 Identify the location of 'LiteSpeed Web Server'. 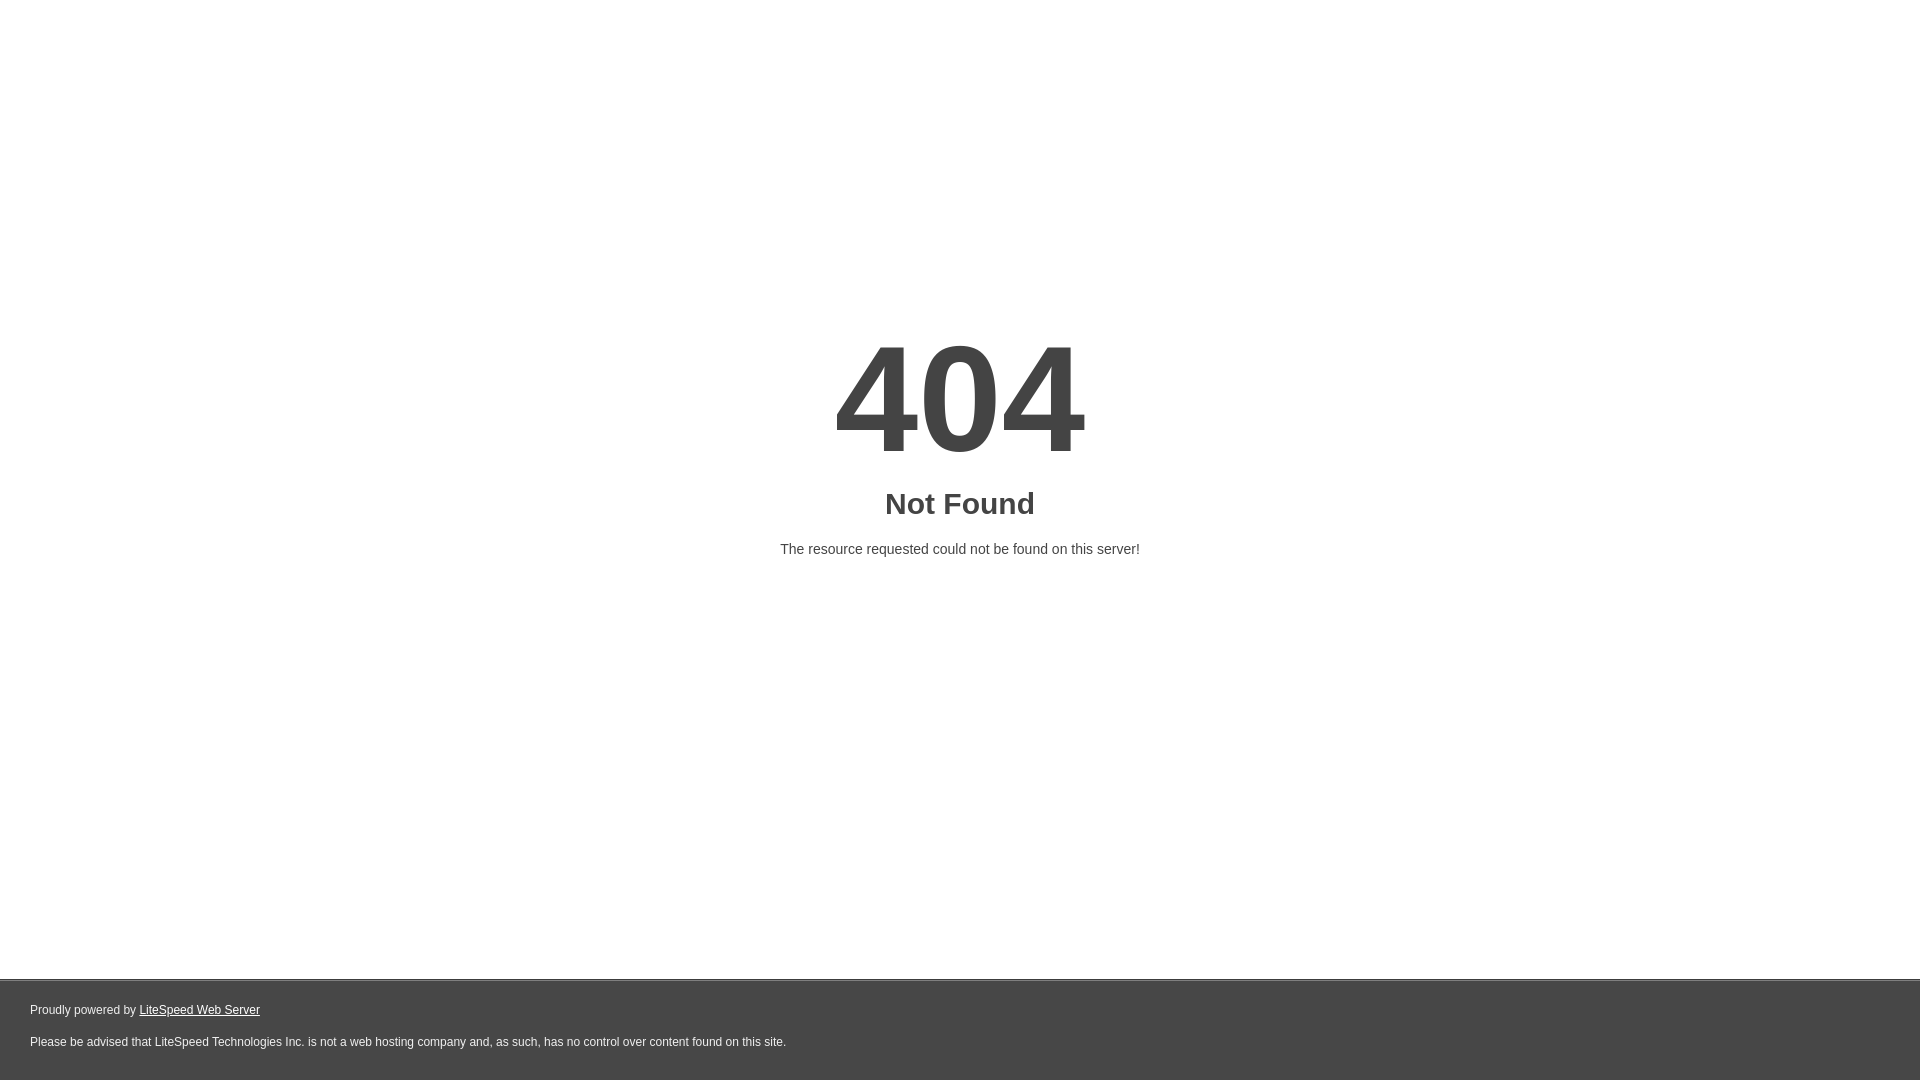
(199, 1010).